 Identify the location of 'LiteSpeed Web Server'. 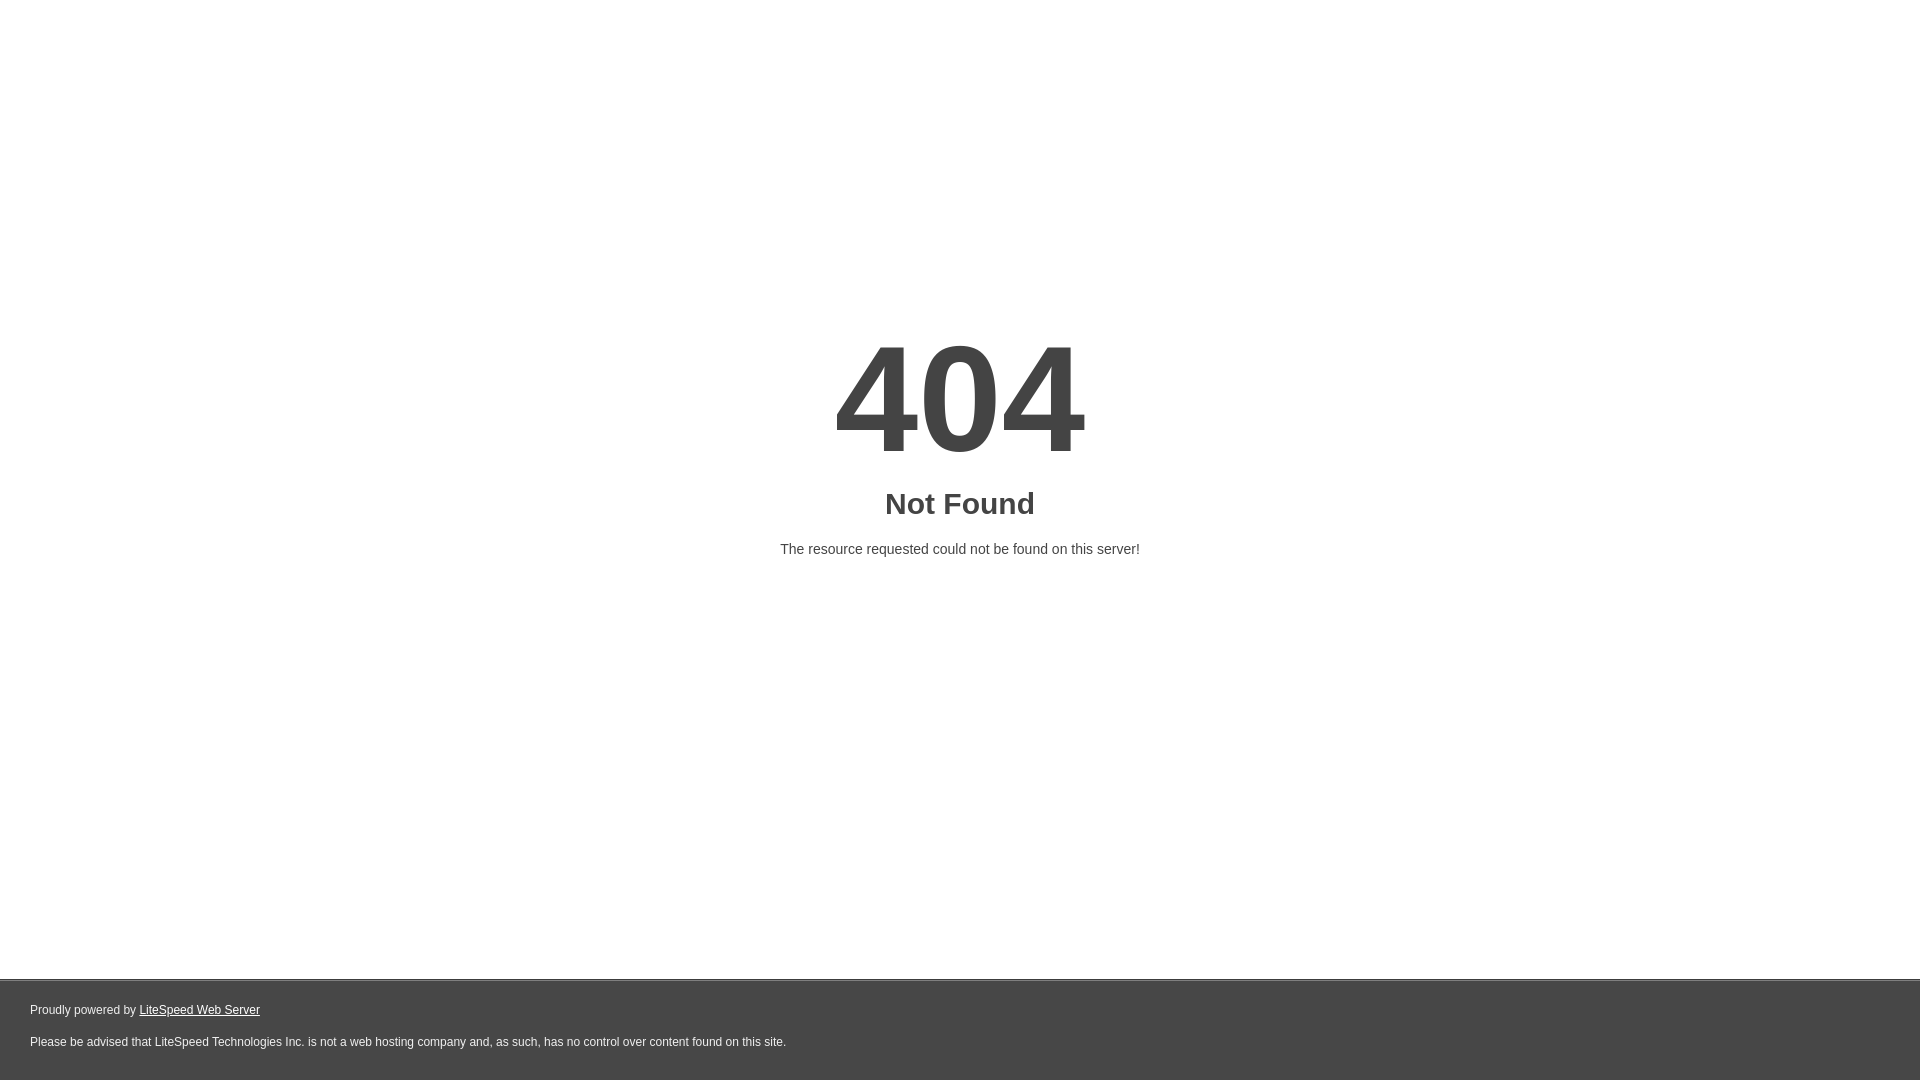
(199, 1010).